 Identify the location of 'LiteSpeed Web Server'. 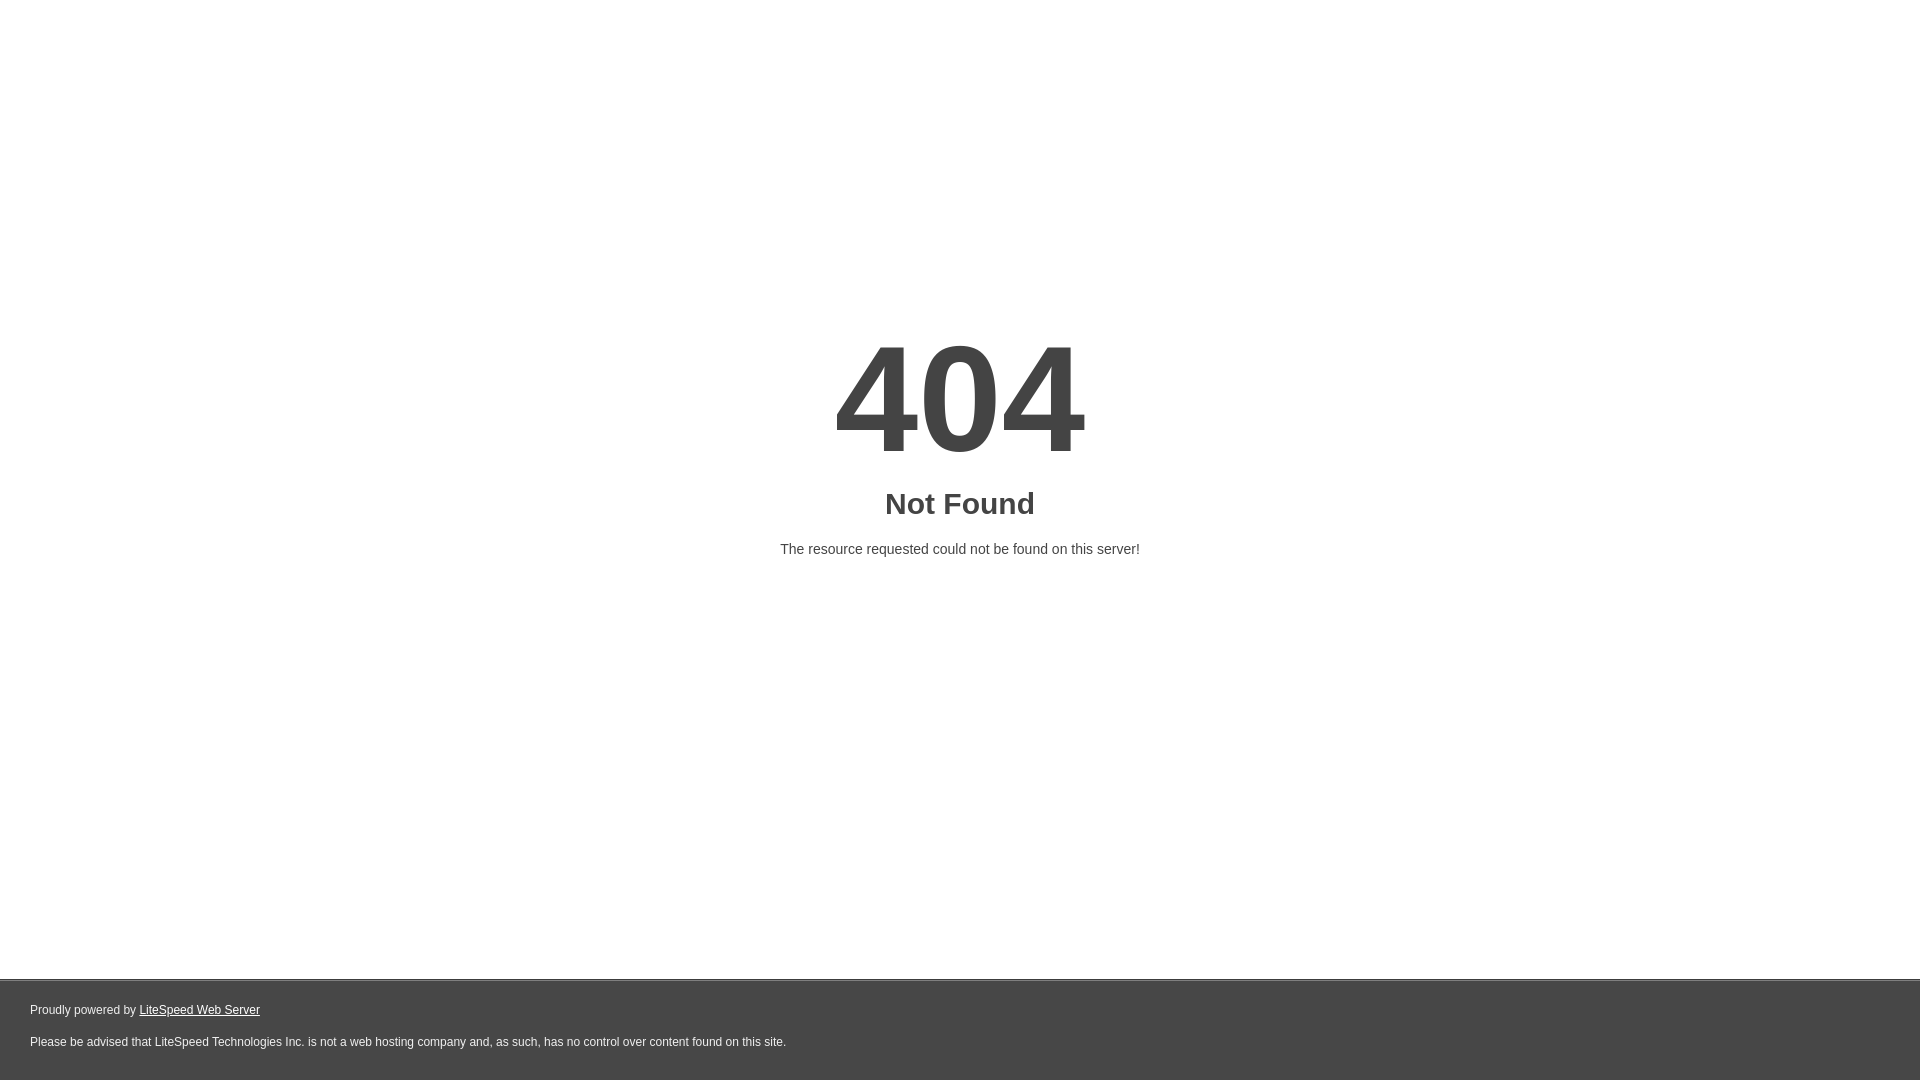
(199, 1010).